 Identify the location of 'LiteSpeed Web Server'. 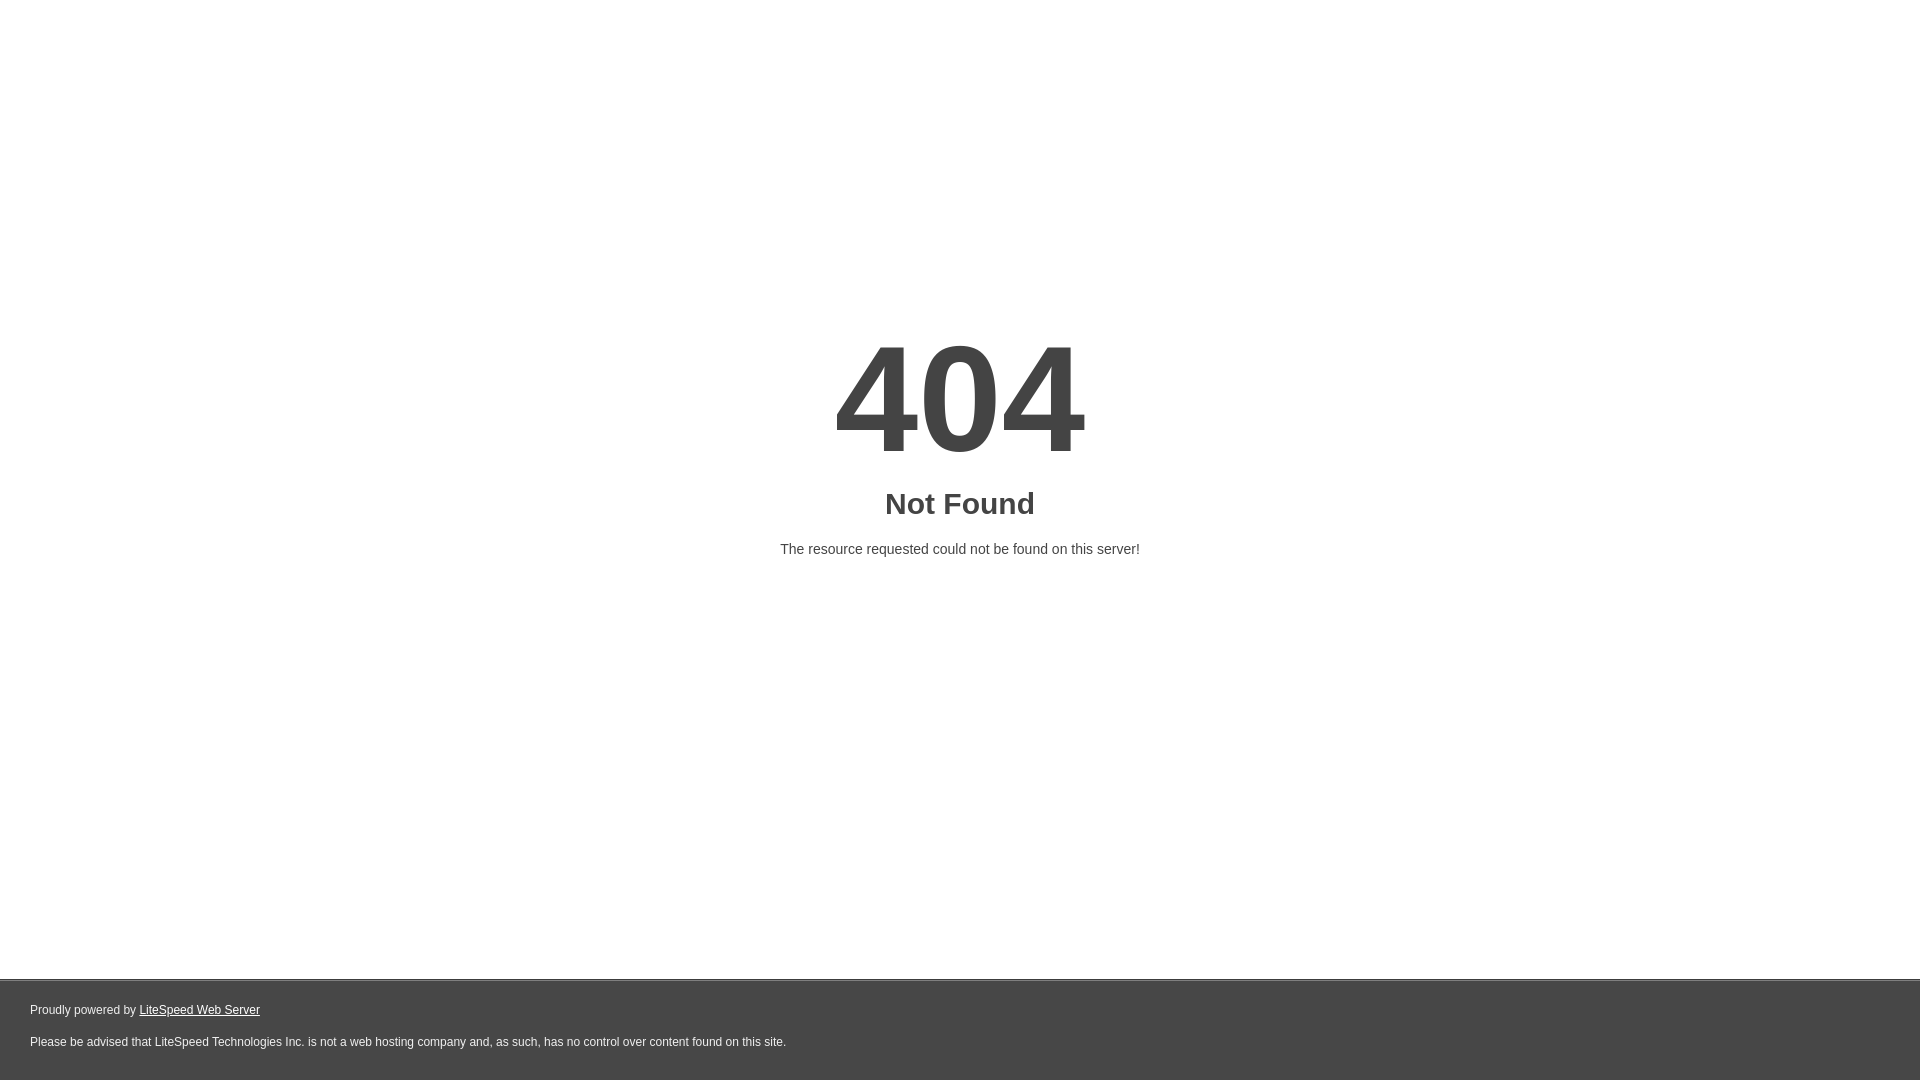
(199, 1010).